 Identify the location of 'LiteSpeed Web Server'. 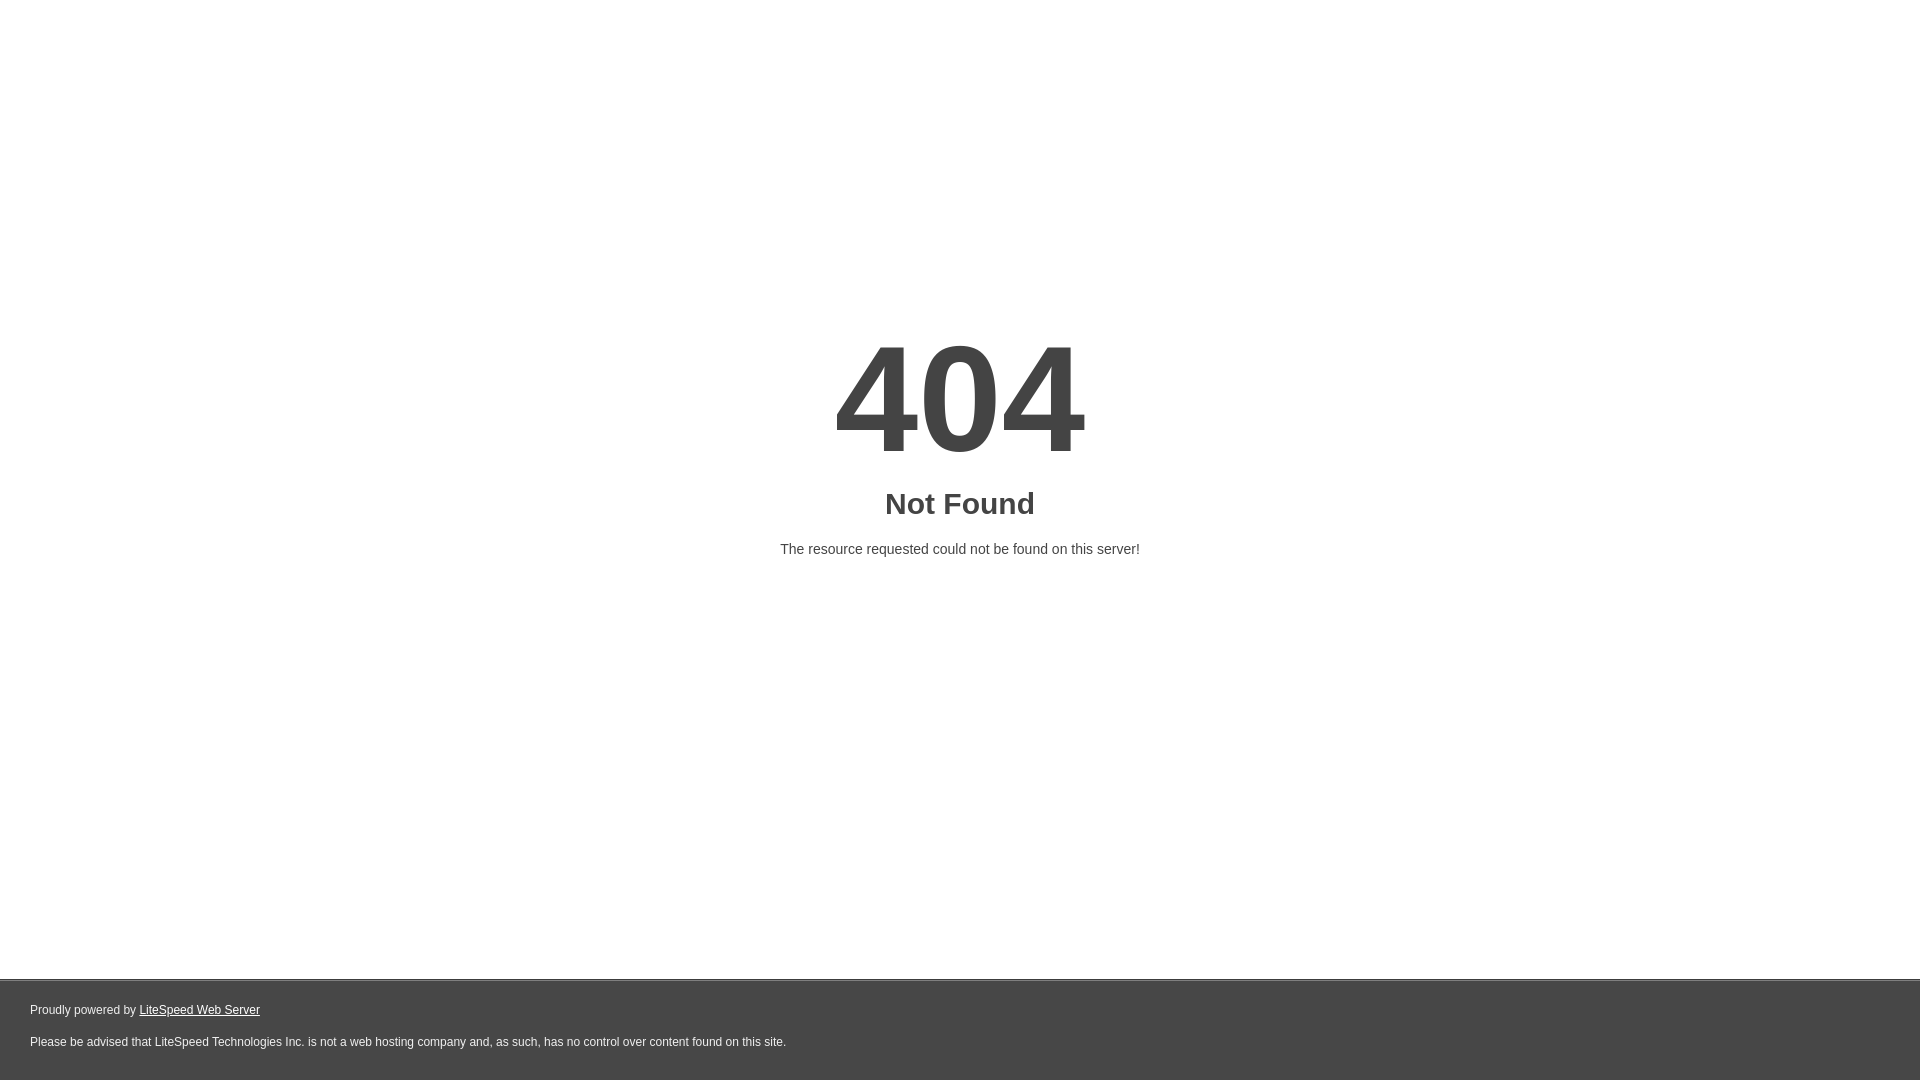
(199, 1010).